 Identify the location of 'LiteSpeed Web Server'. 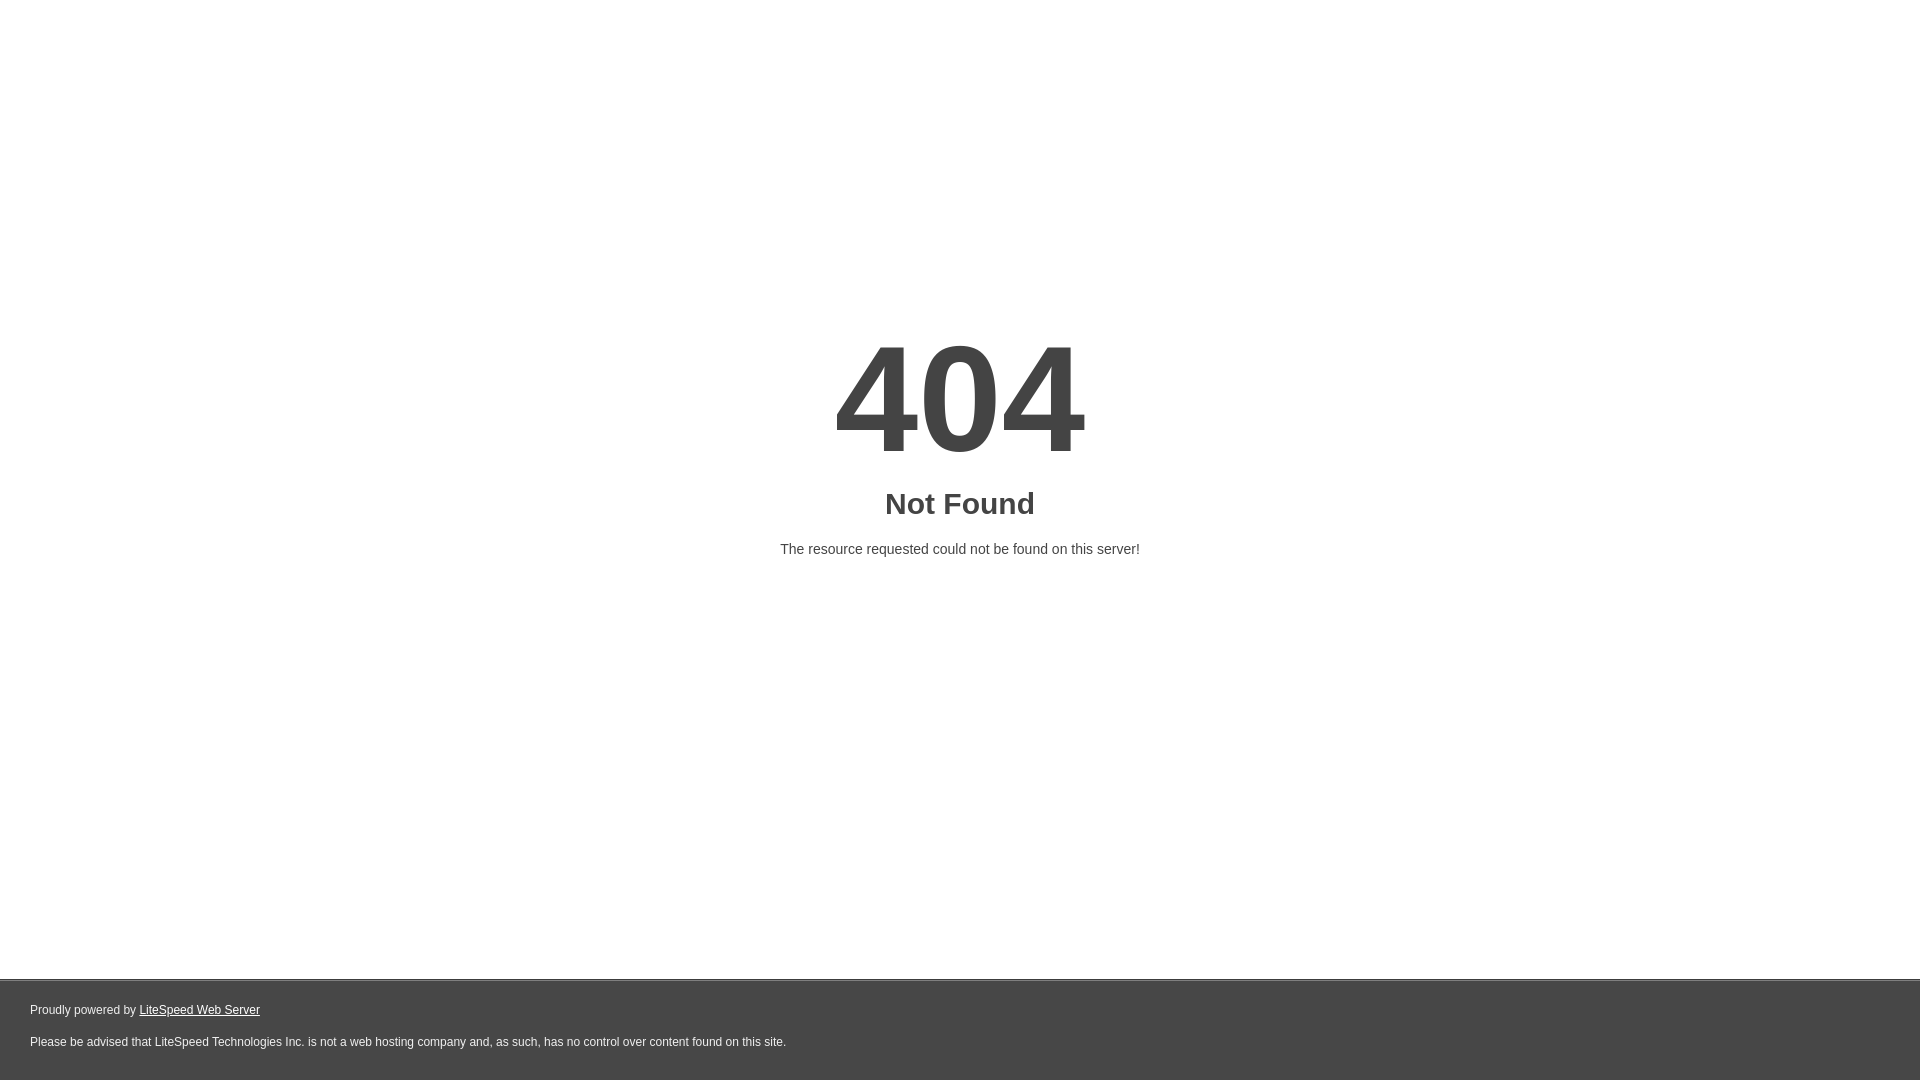
(199, 1010).